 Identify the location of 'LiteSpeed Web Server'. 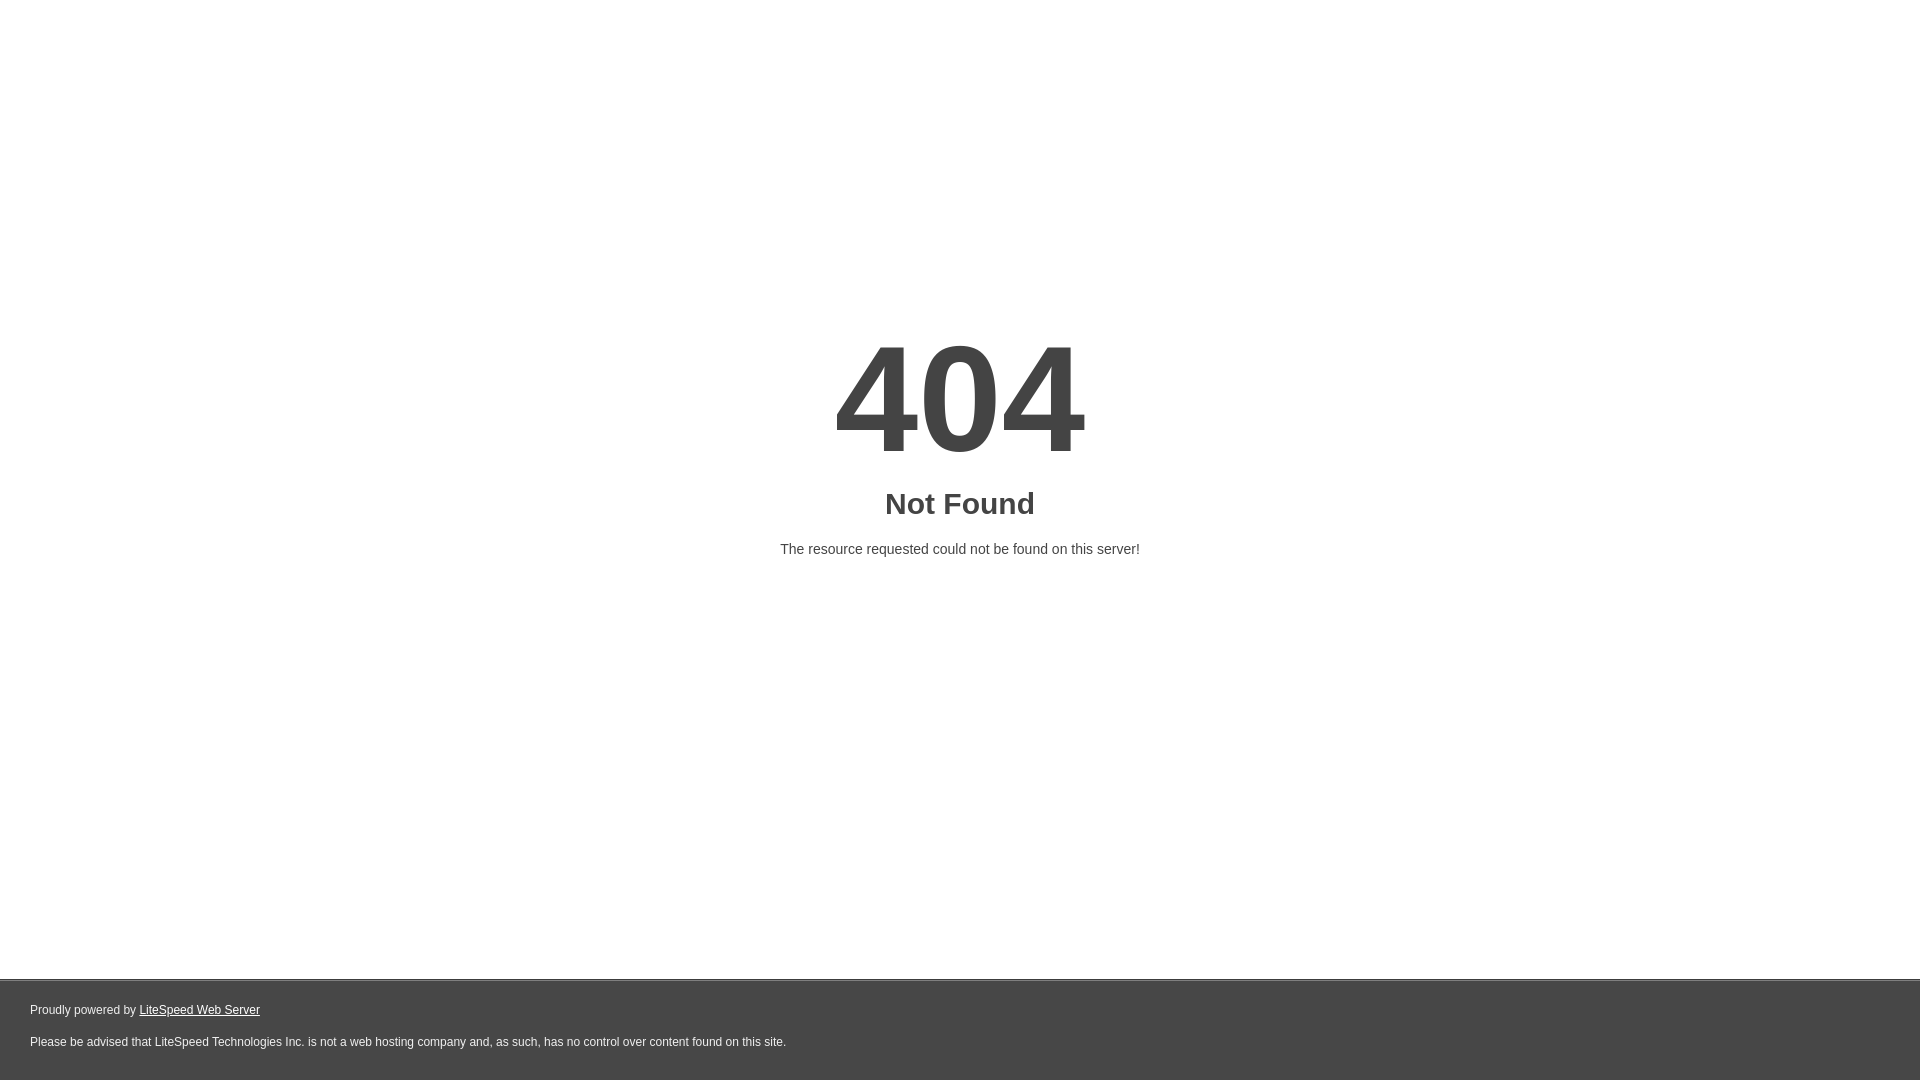
(199, 1010).